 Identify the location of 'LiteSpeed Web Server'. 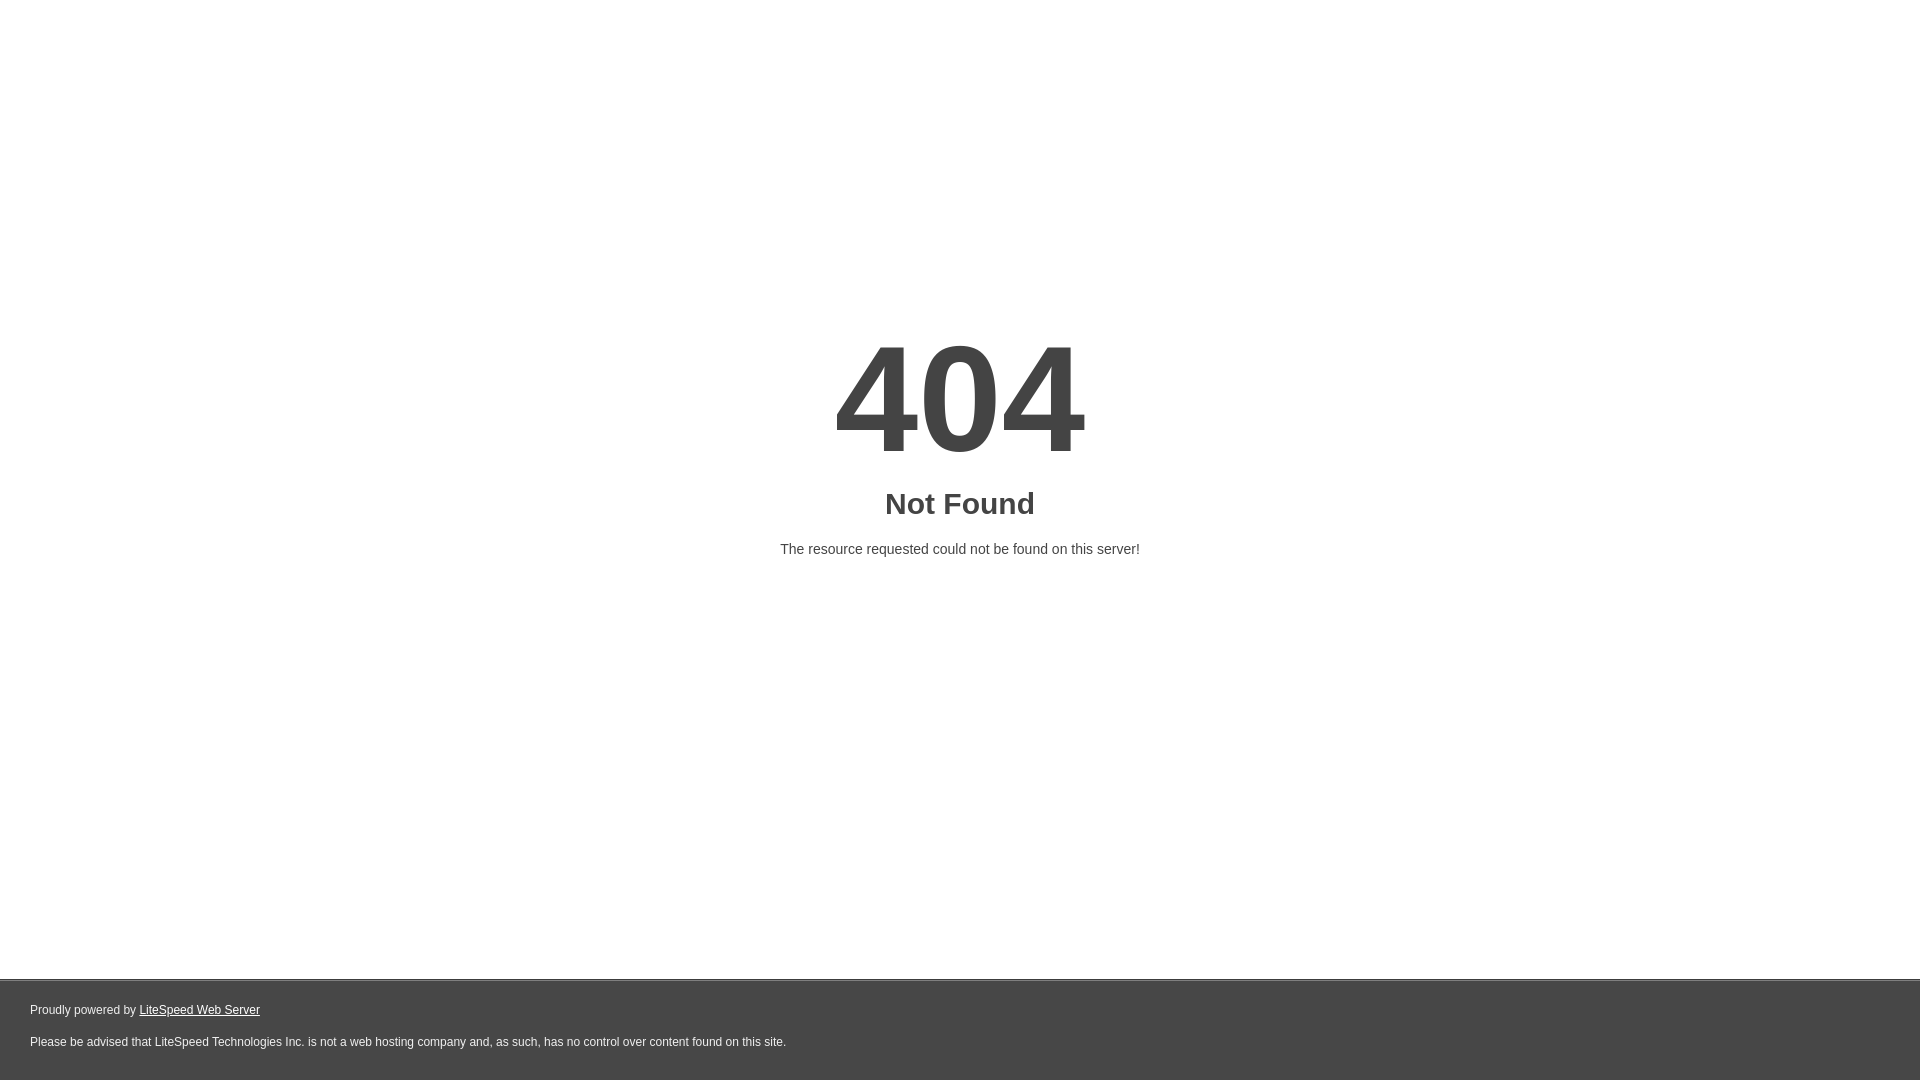
(199, 1010).